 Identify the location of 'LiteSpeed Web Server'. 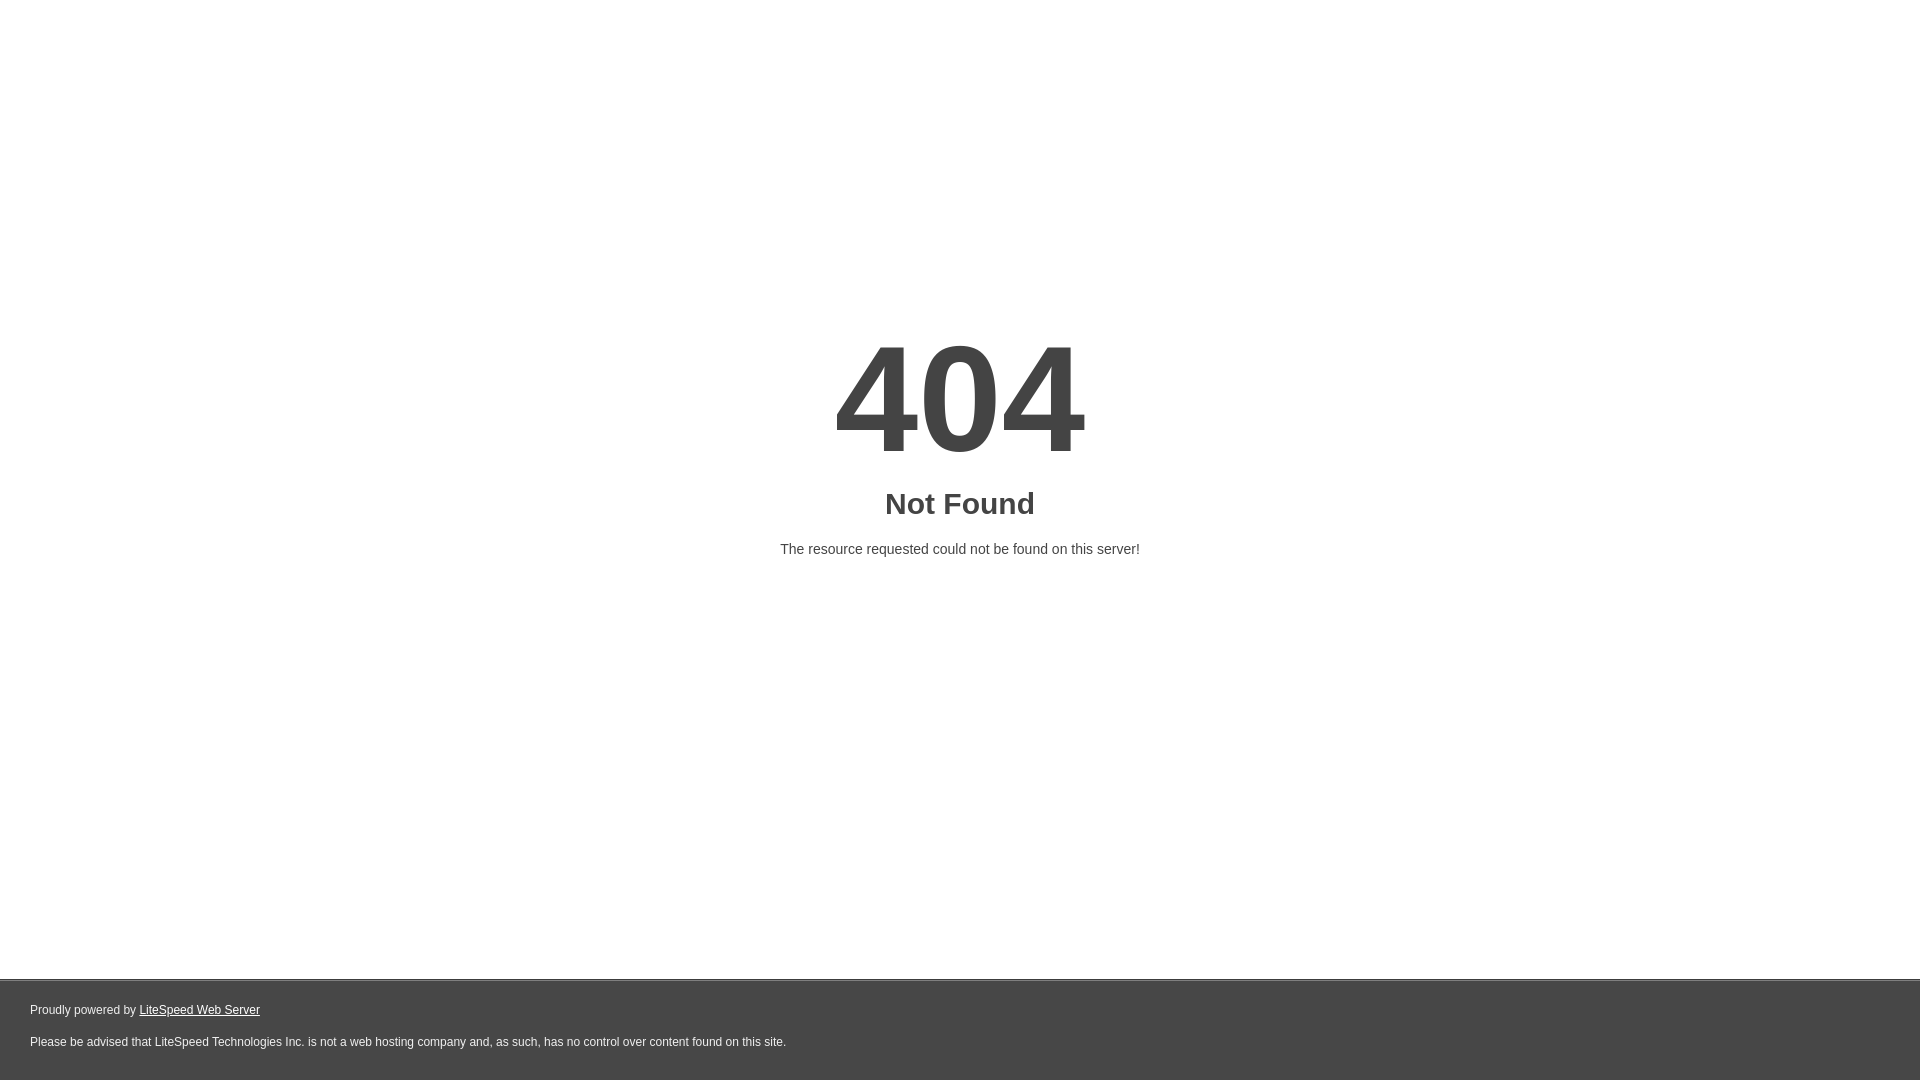
(199, 1010).